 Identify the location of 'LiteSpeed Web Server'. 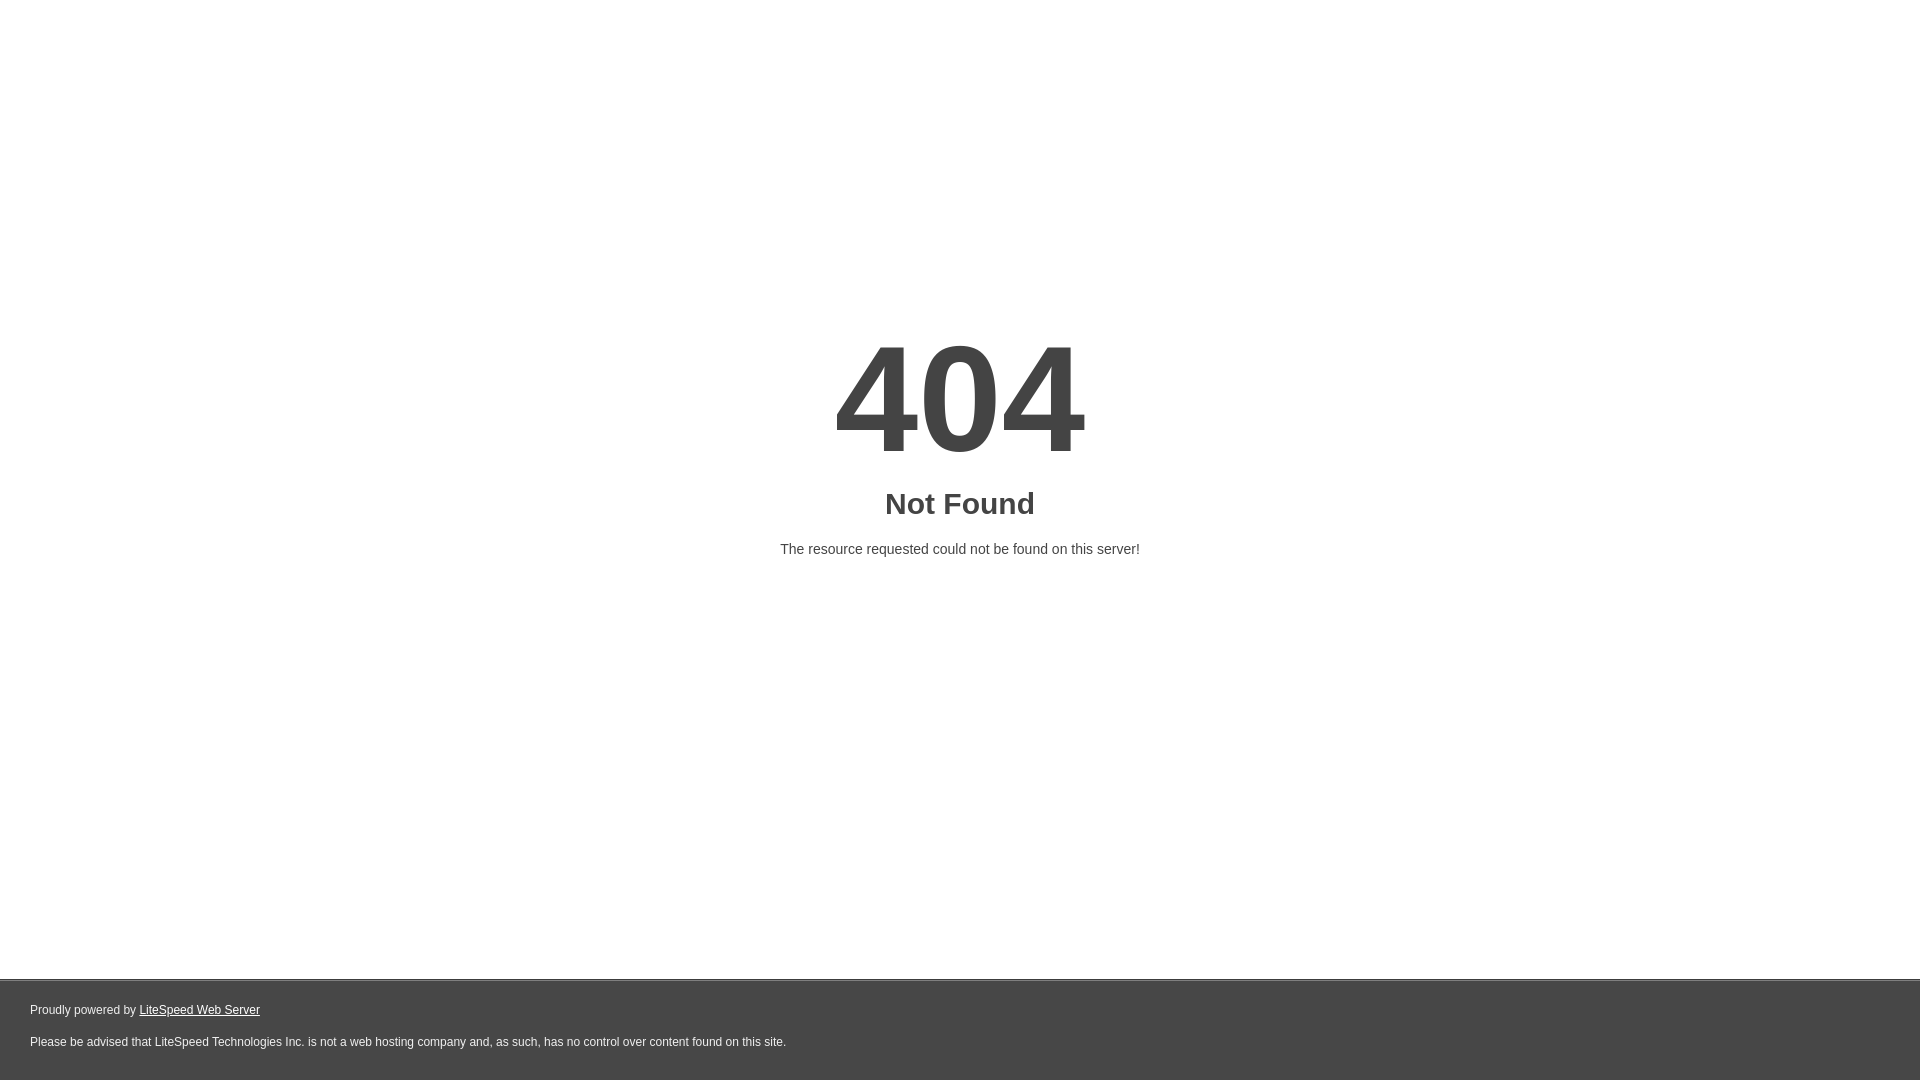
(199, 1010).